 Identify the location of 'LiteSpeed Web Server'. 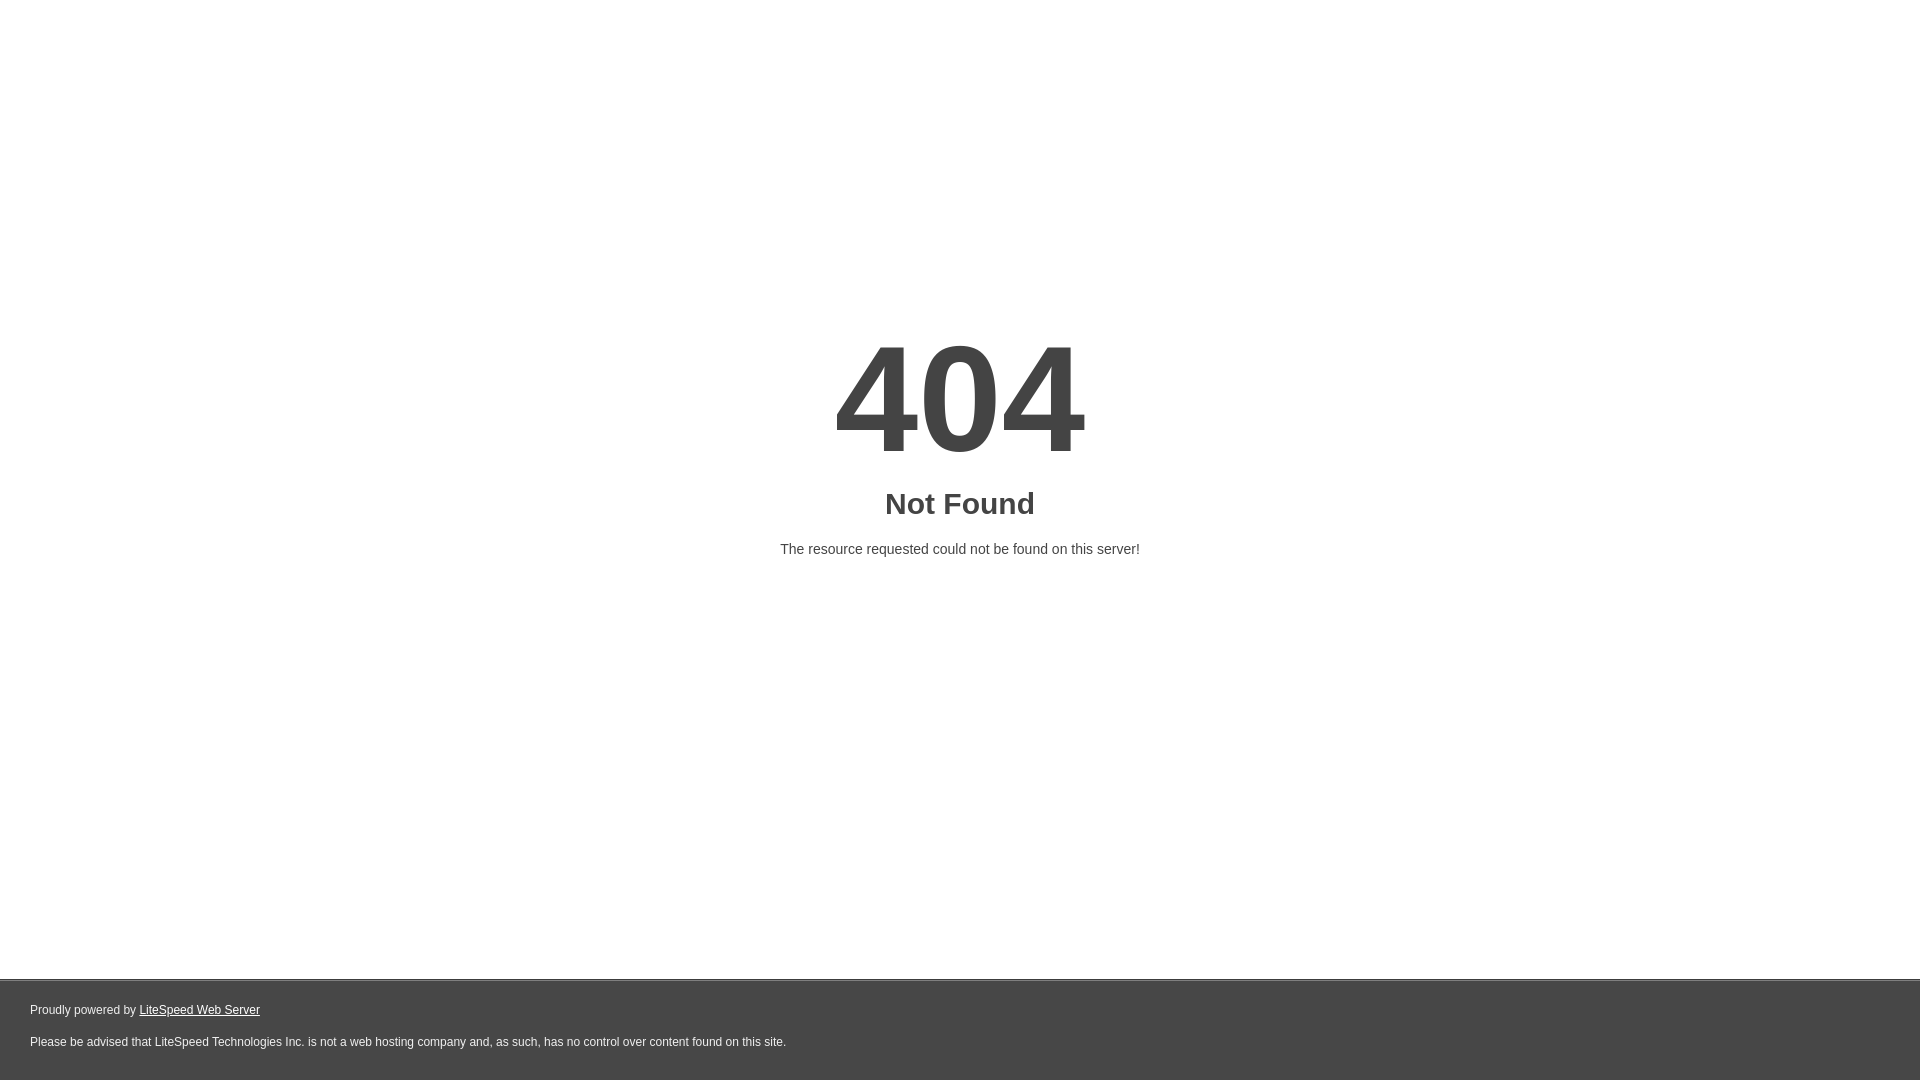
(199, 1010).